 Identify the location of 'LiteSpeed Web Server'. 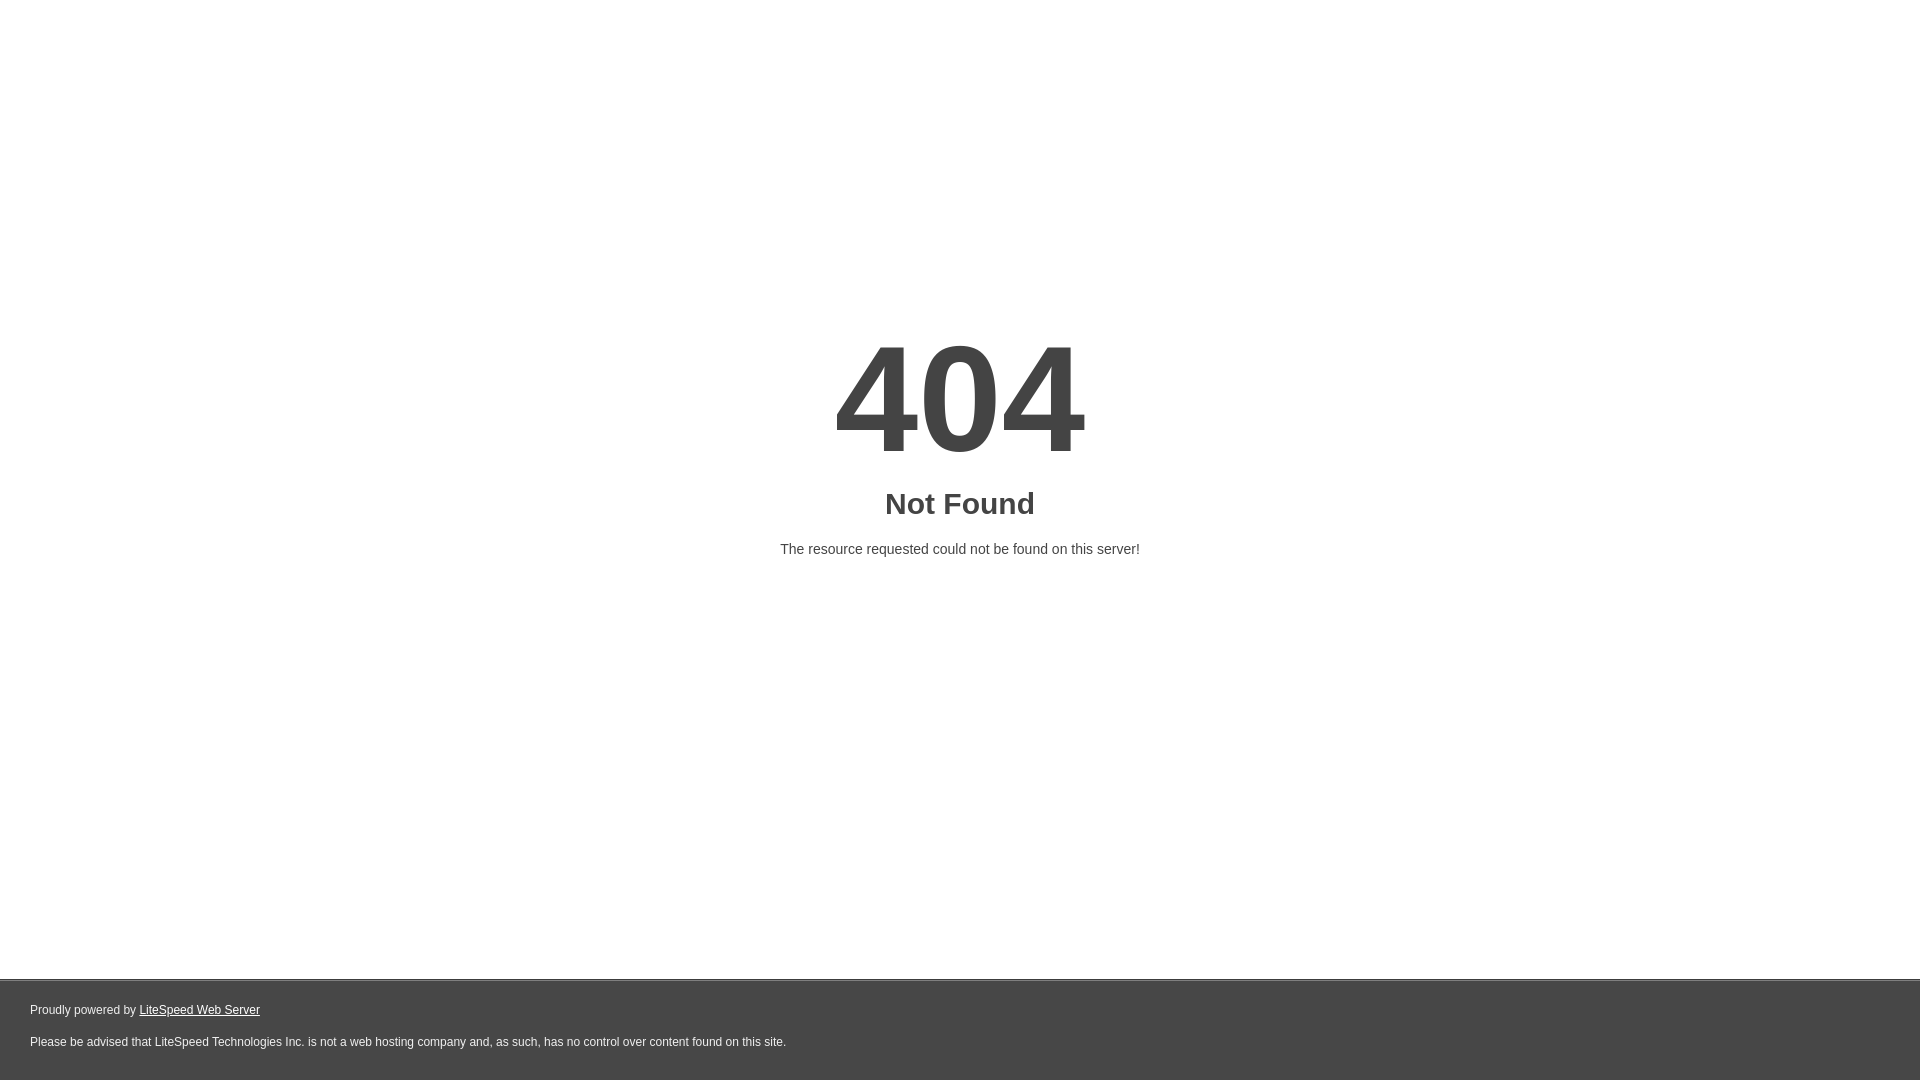
(199, 1010).